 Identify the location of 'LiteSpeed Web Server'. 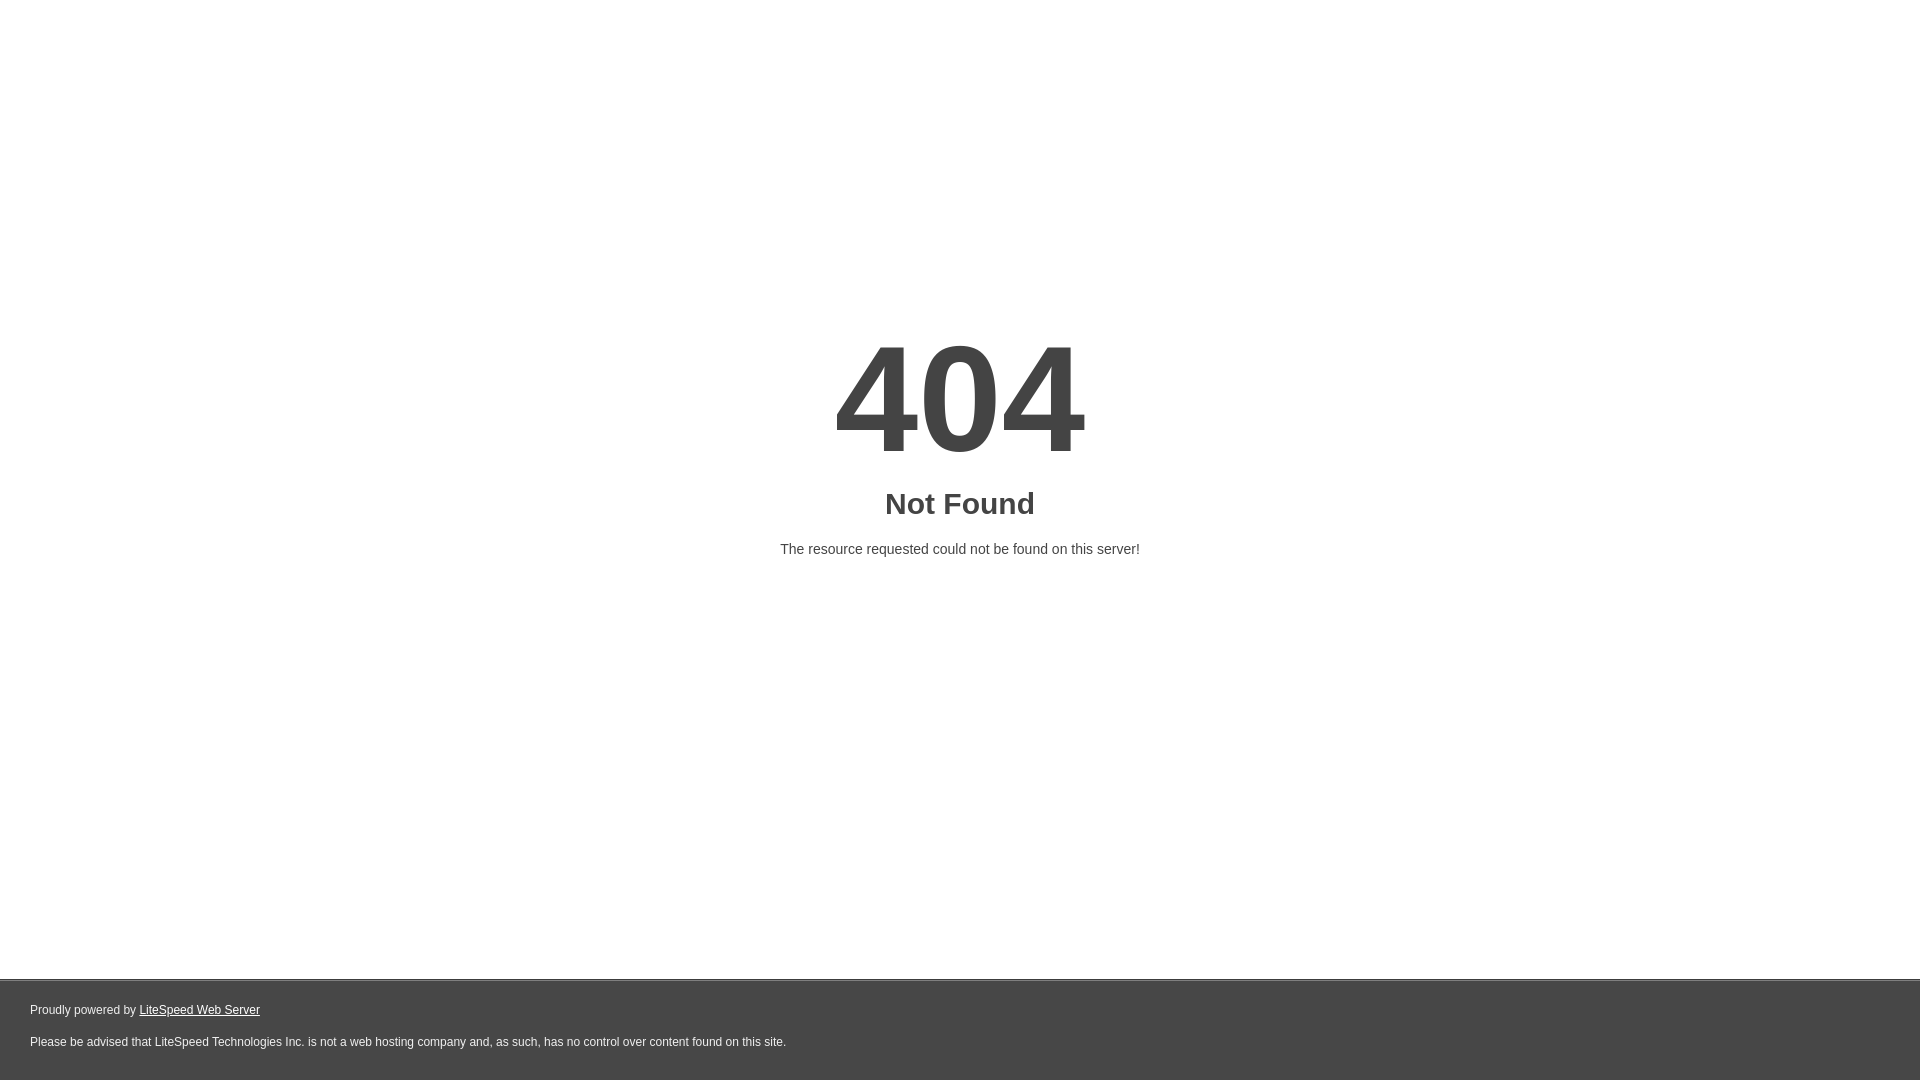
(199, 1010).